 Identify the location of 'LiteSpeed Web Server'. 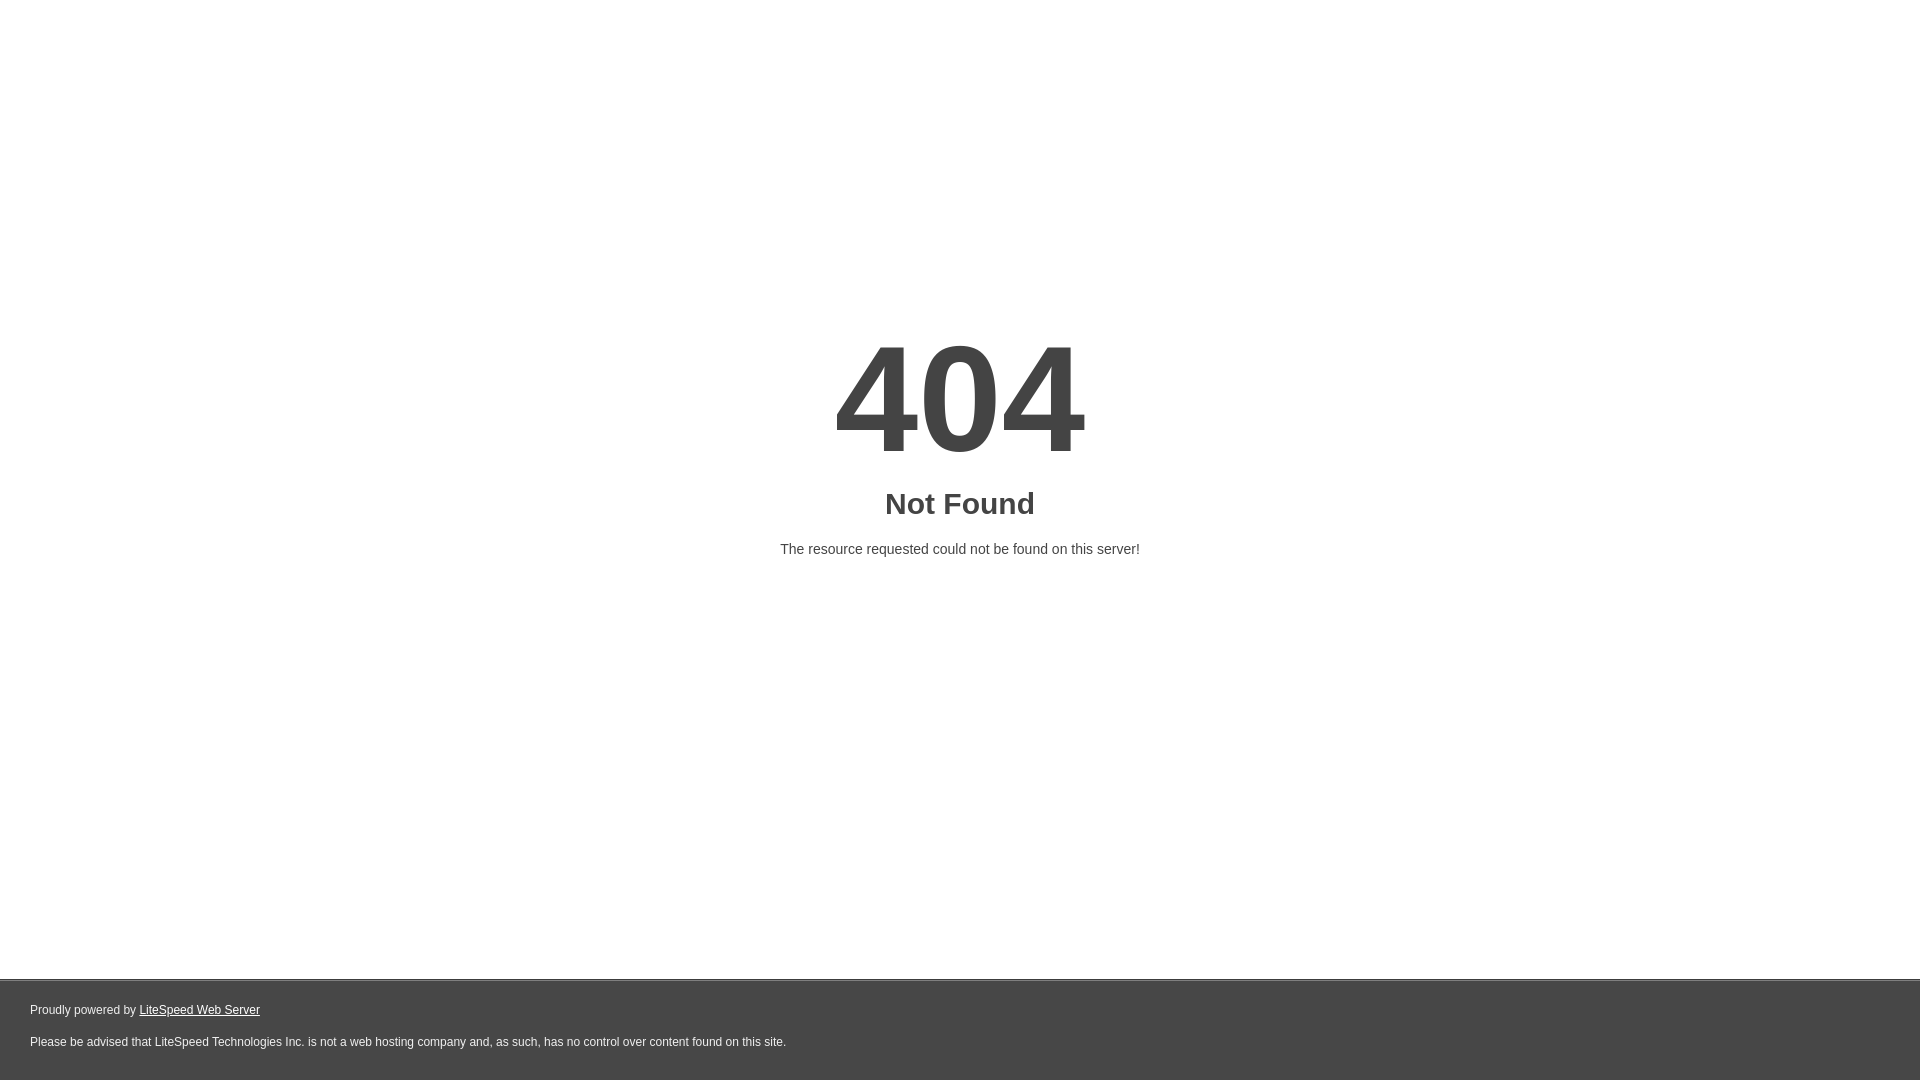
(199, 1010).